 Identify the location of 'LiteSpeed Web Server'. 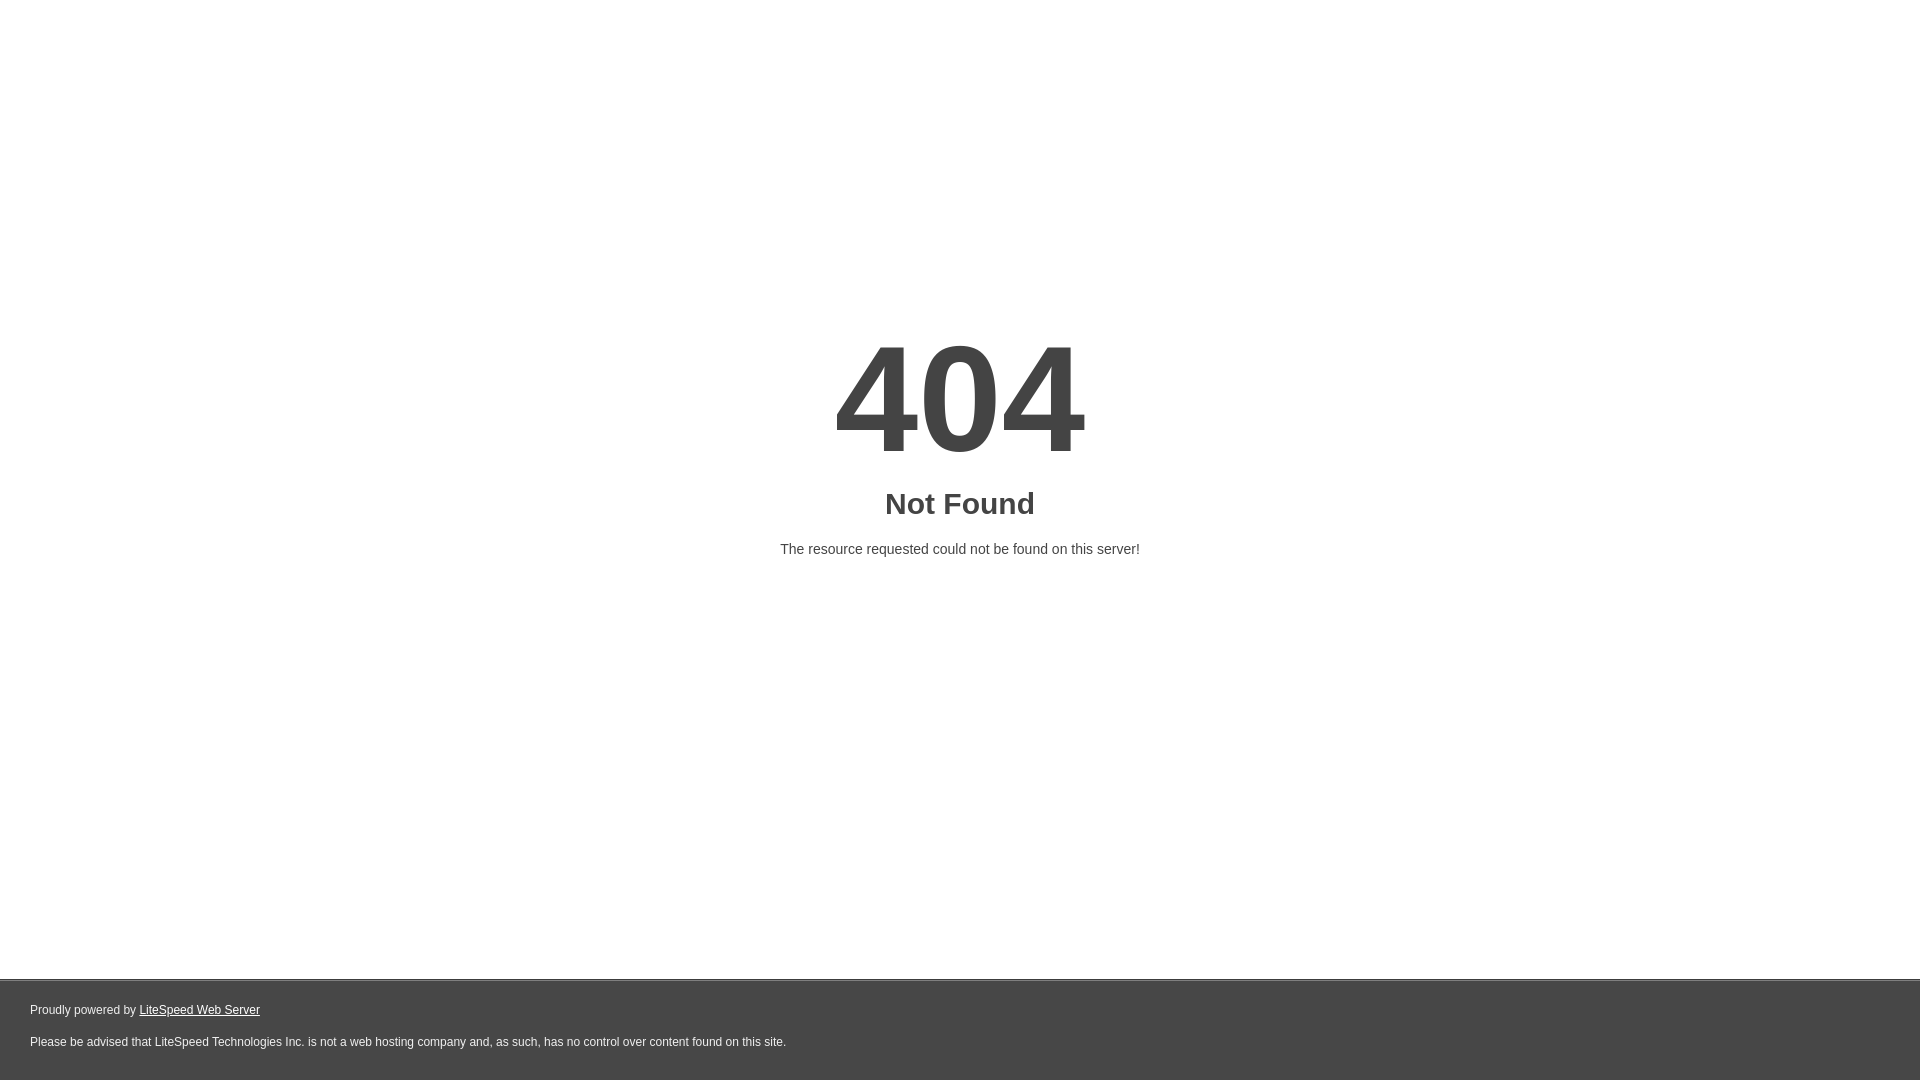
(199, 1010).